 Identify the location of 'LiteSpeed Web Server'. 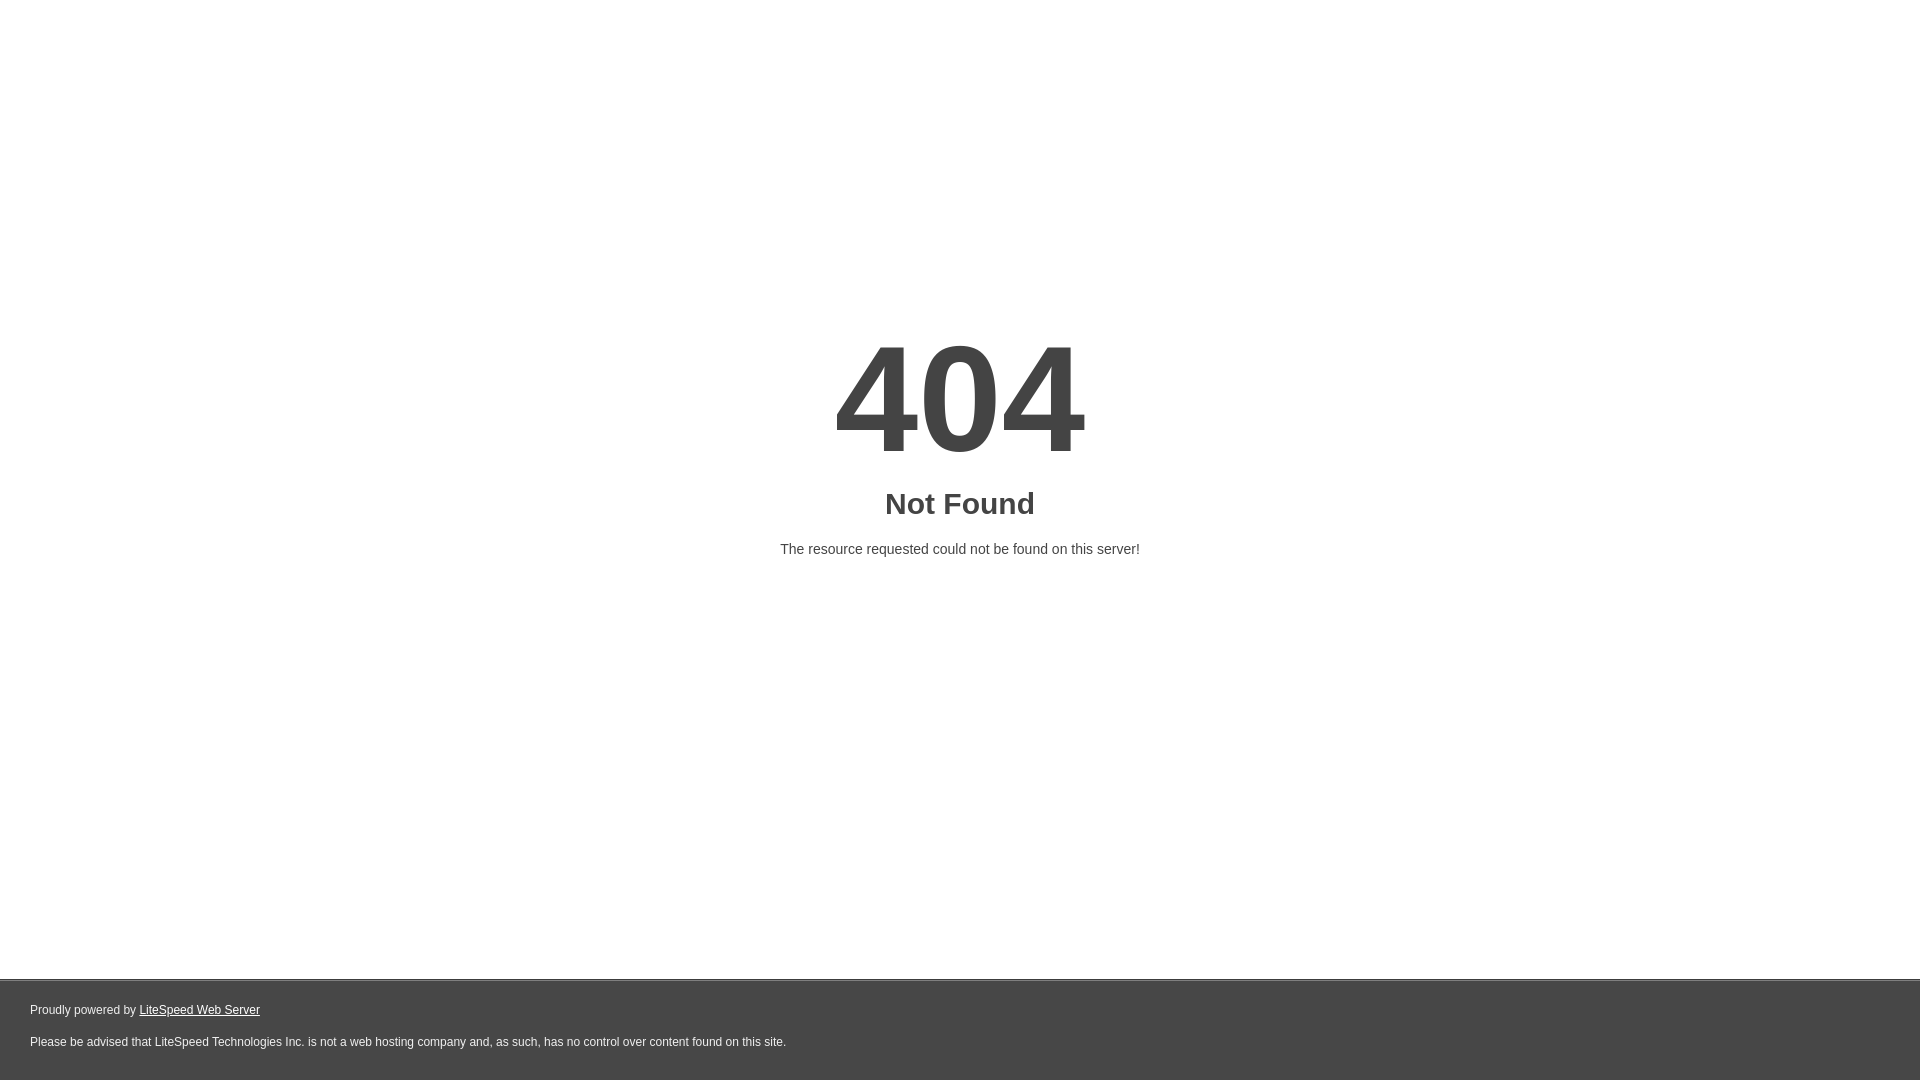
(199, 1010).